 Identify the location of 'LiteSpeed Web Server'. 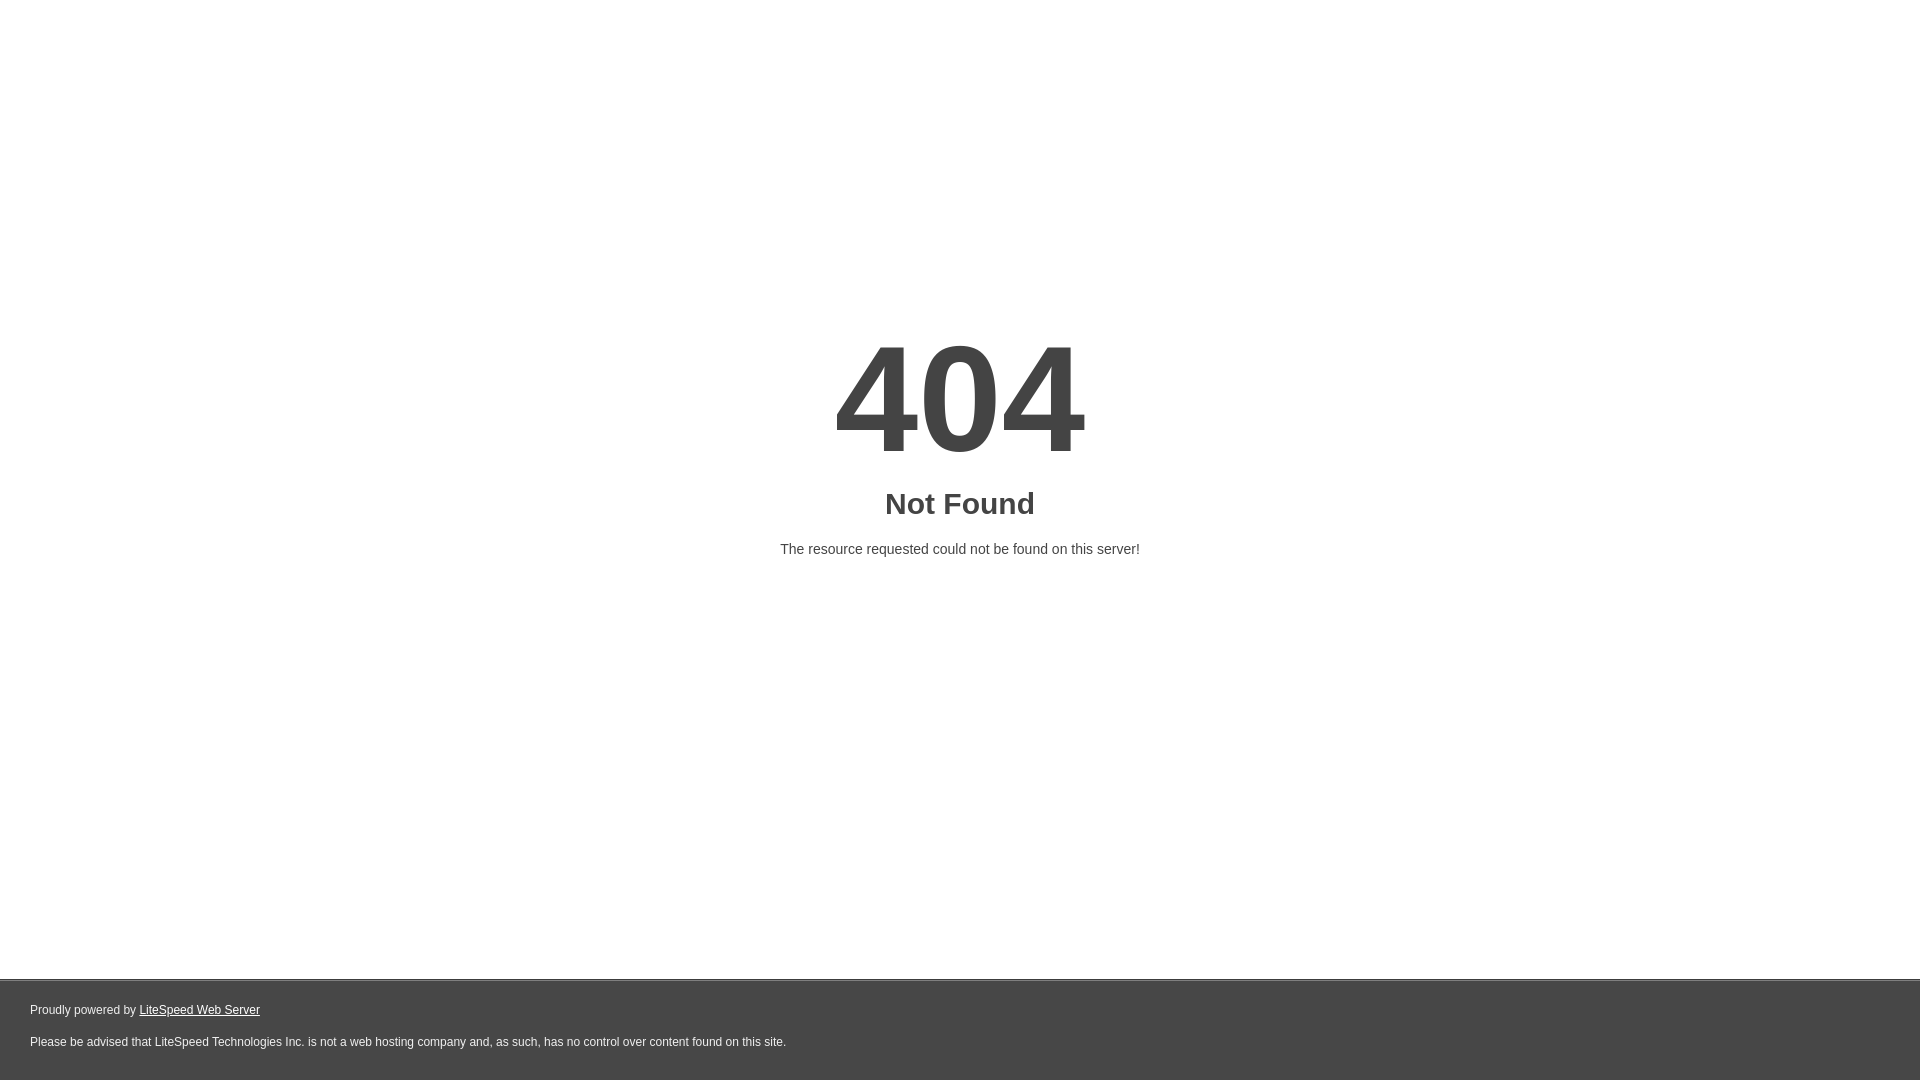
(199, 1010).